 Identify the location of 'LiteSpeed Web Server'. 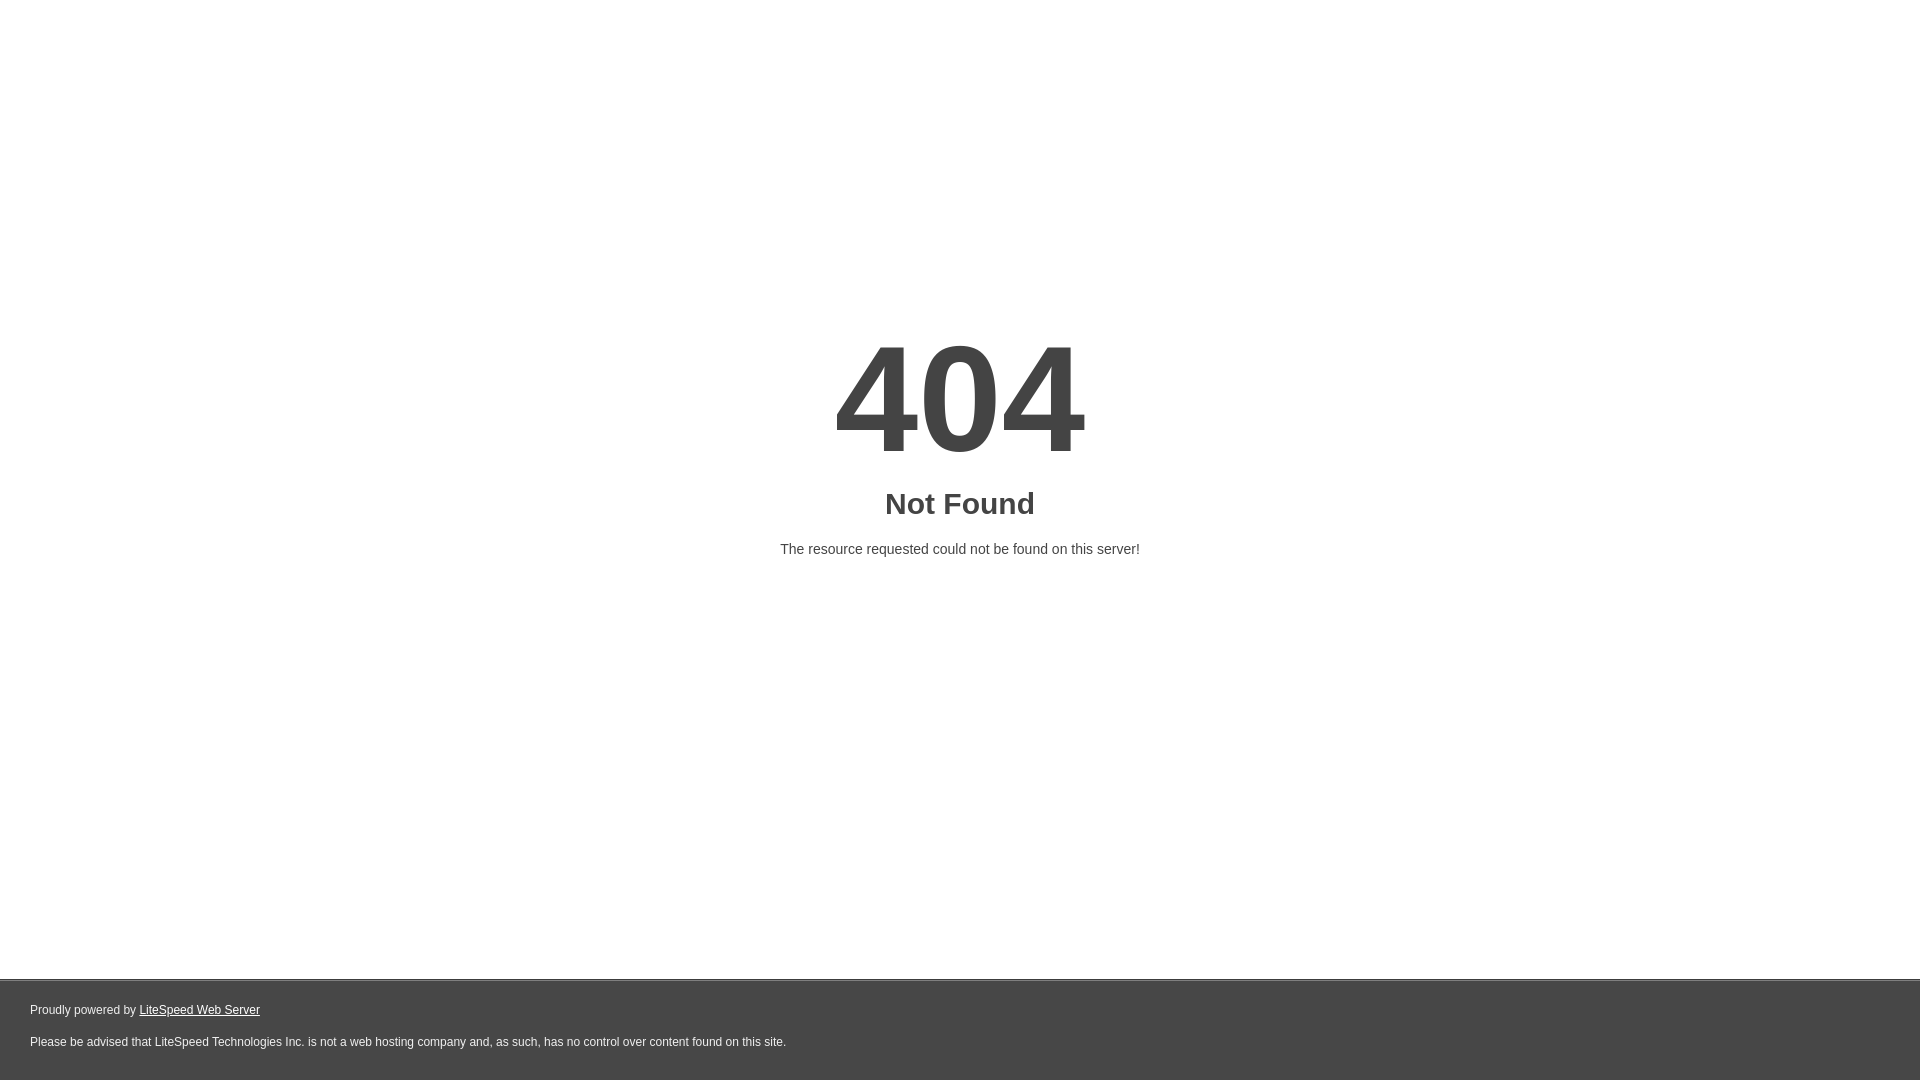
(199, 1010).